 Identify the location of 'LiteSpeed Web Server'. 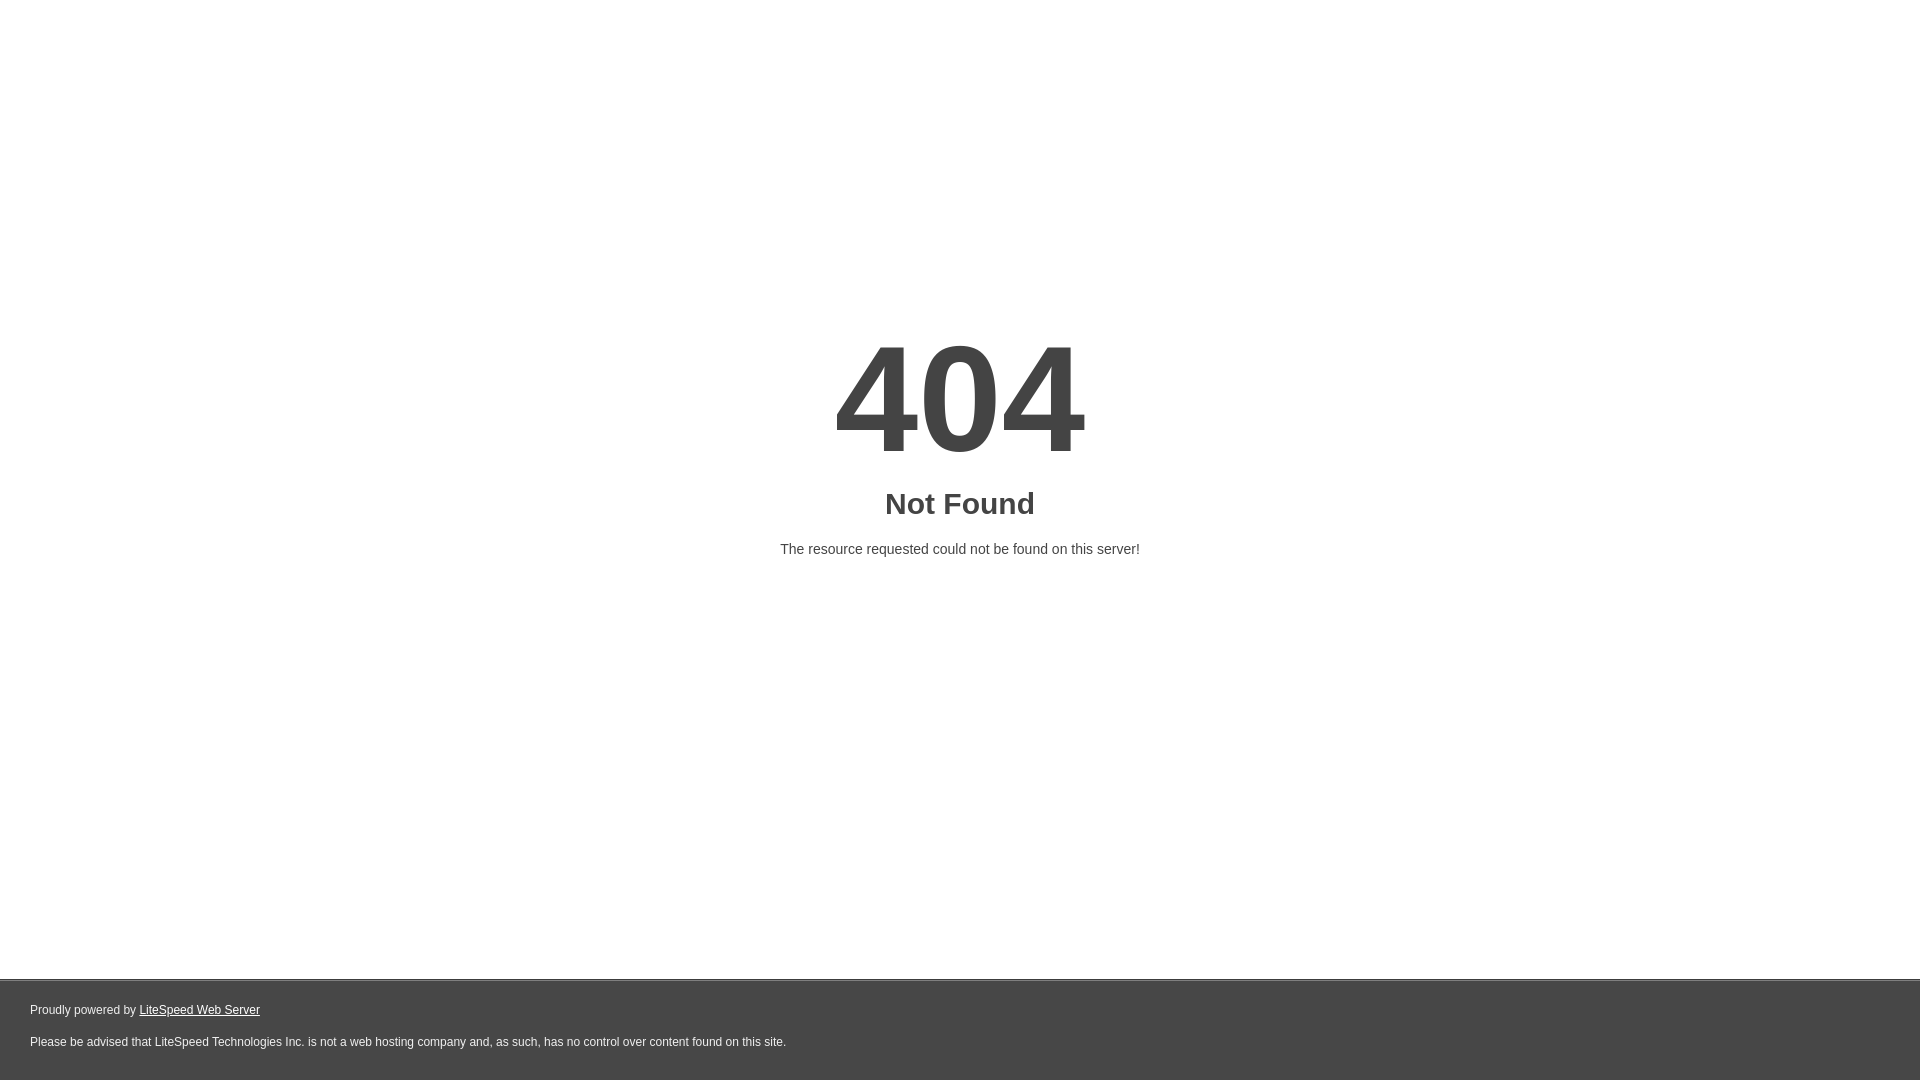
(199, 1010).